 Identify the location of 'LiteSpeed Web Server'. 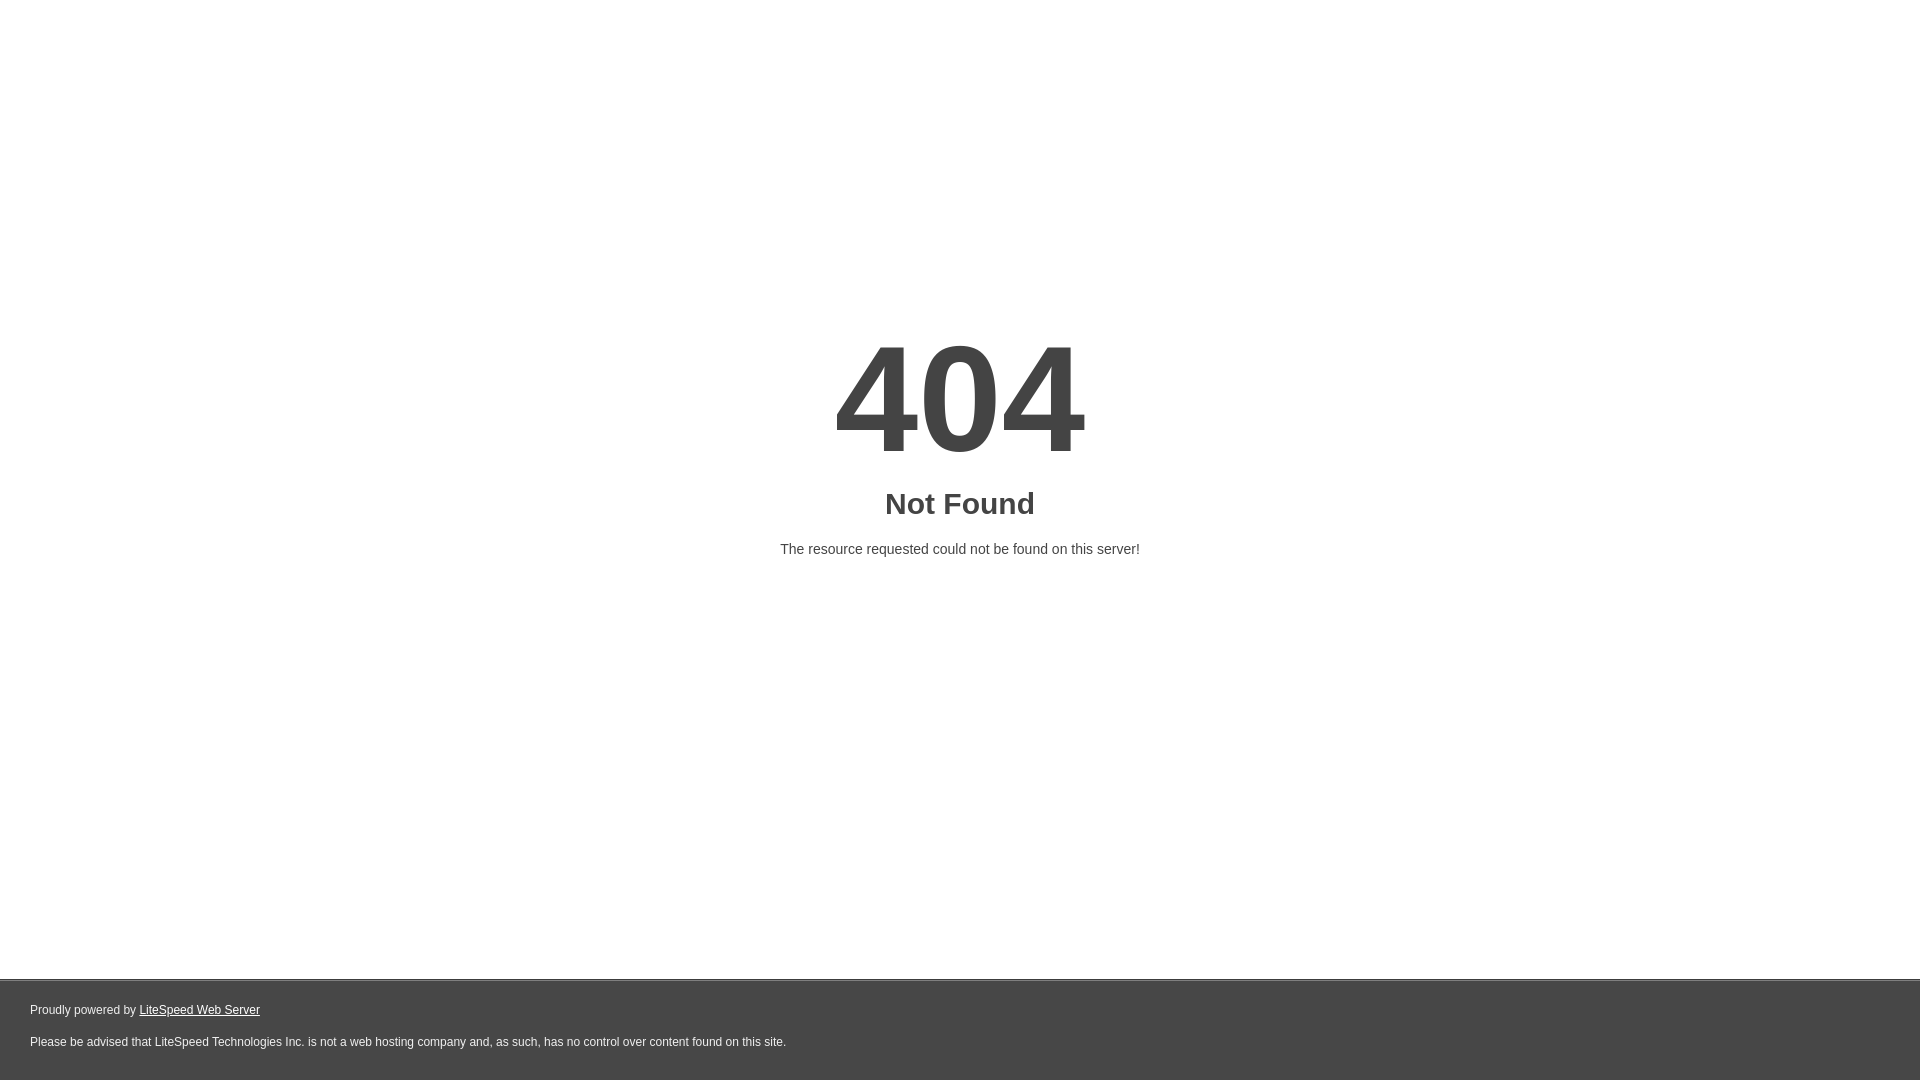
(199, 1010).